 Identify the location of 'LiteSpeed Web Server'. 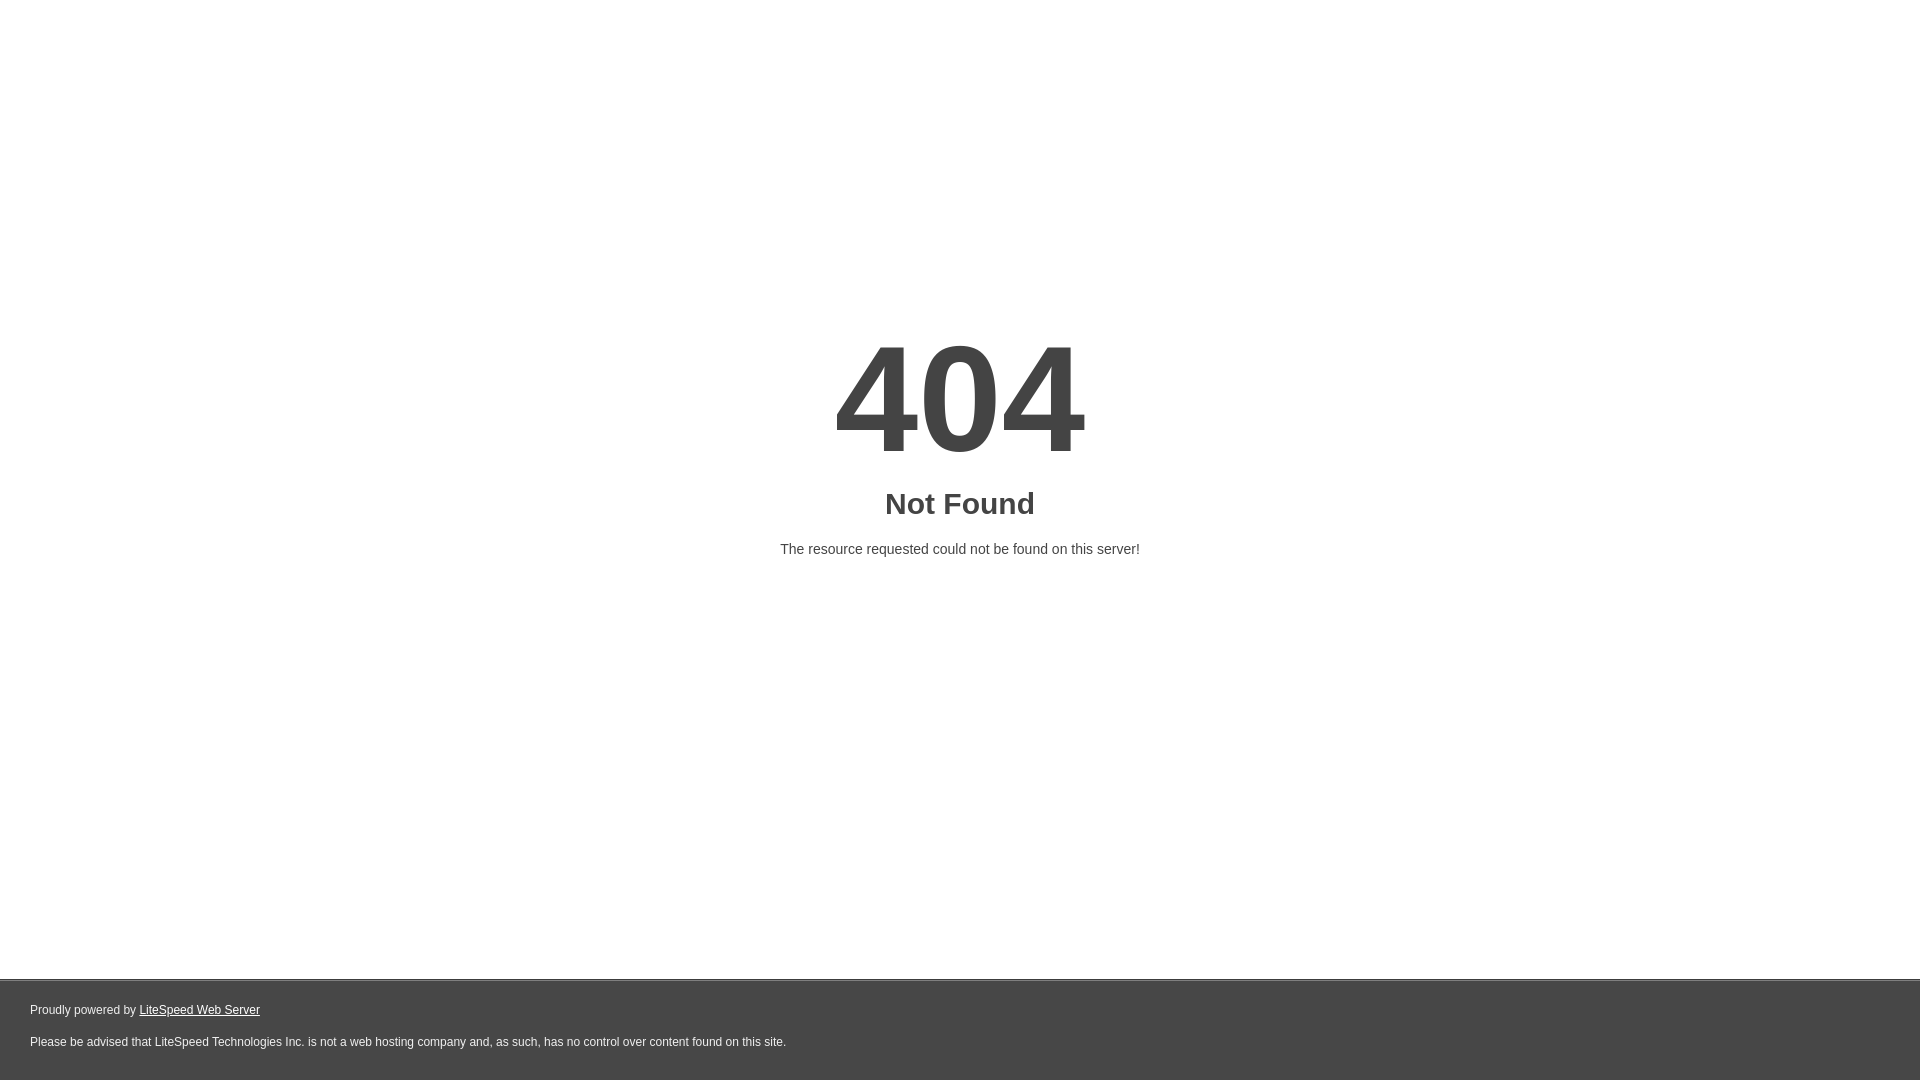
(199, 1010).